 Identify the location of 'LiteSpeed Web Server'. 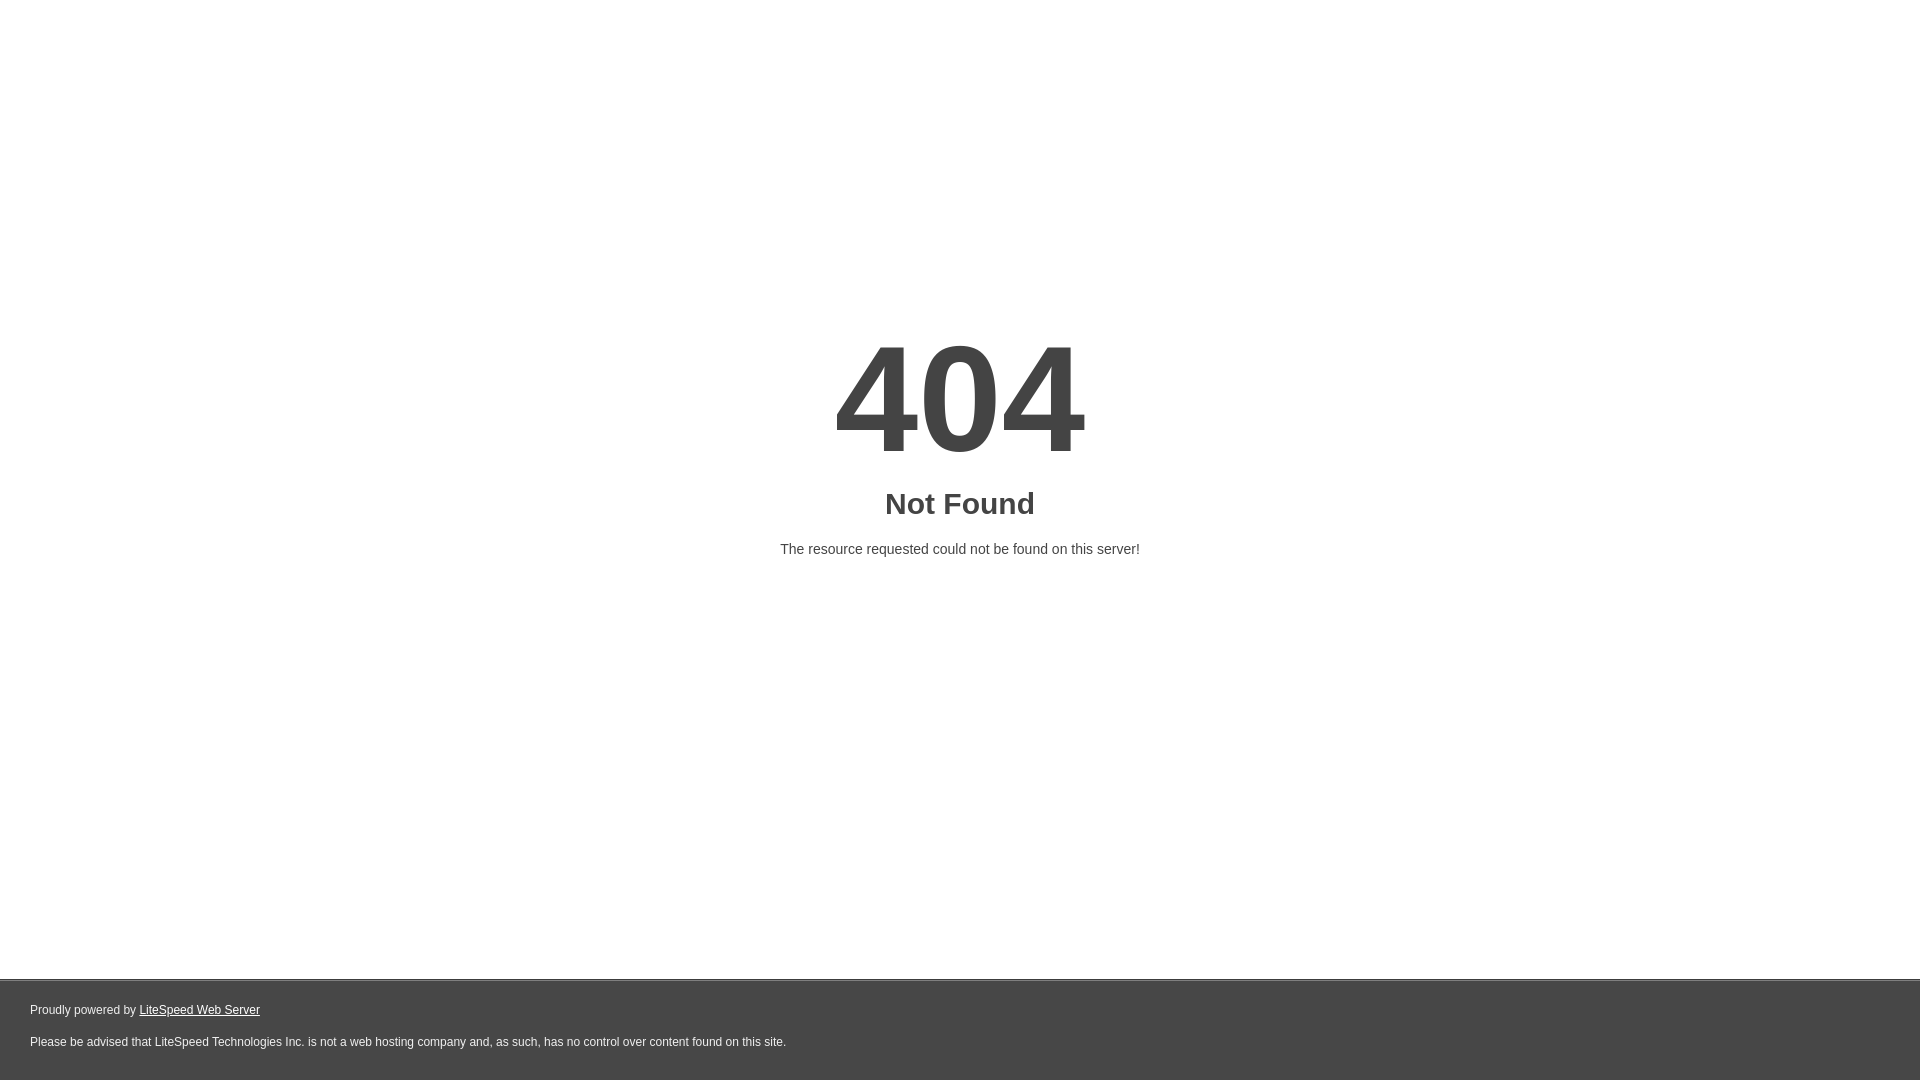
(199, 1010).